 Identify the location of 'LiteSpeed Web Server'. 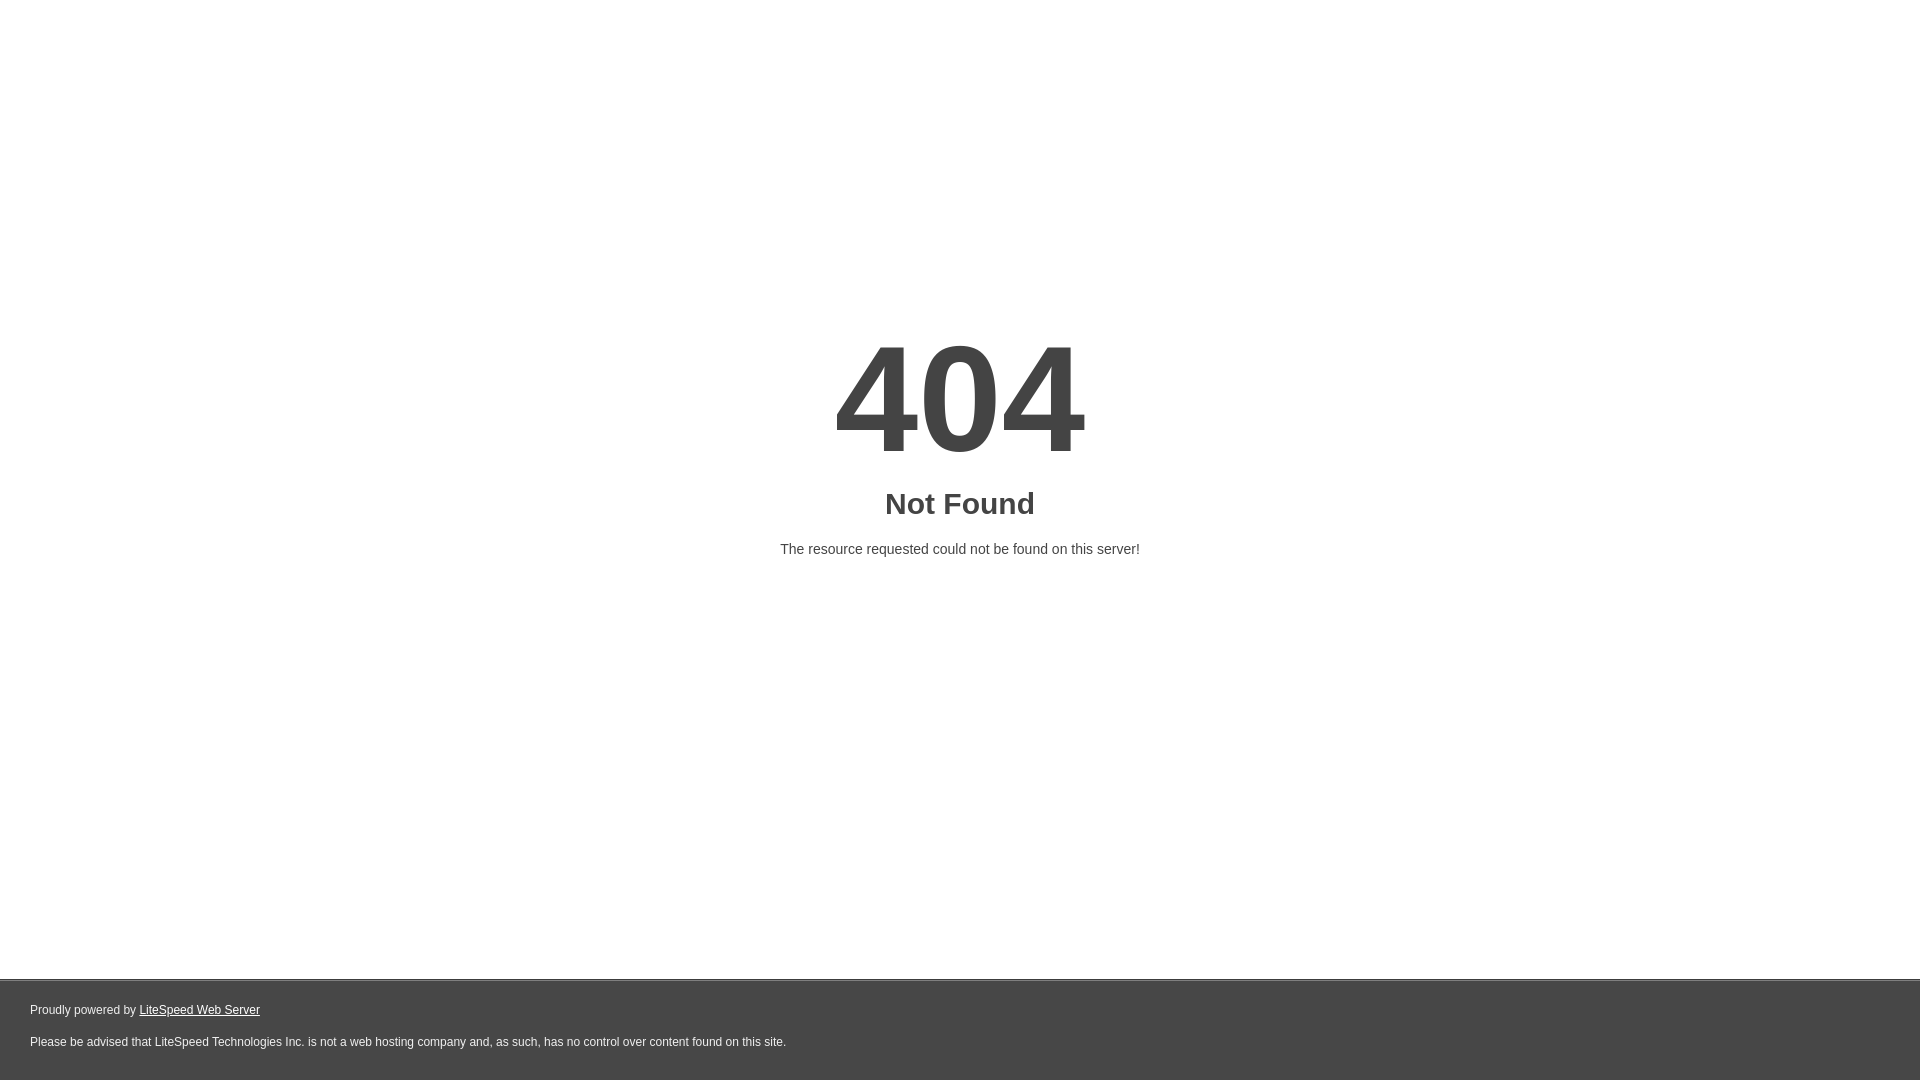
(199, 1010).